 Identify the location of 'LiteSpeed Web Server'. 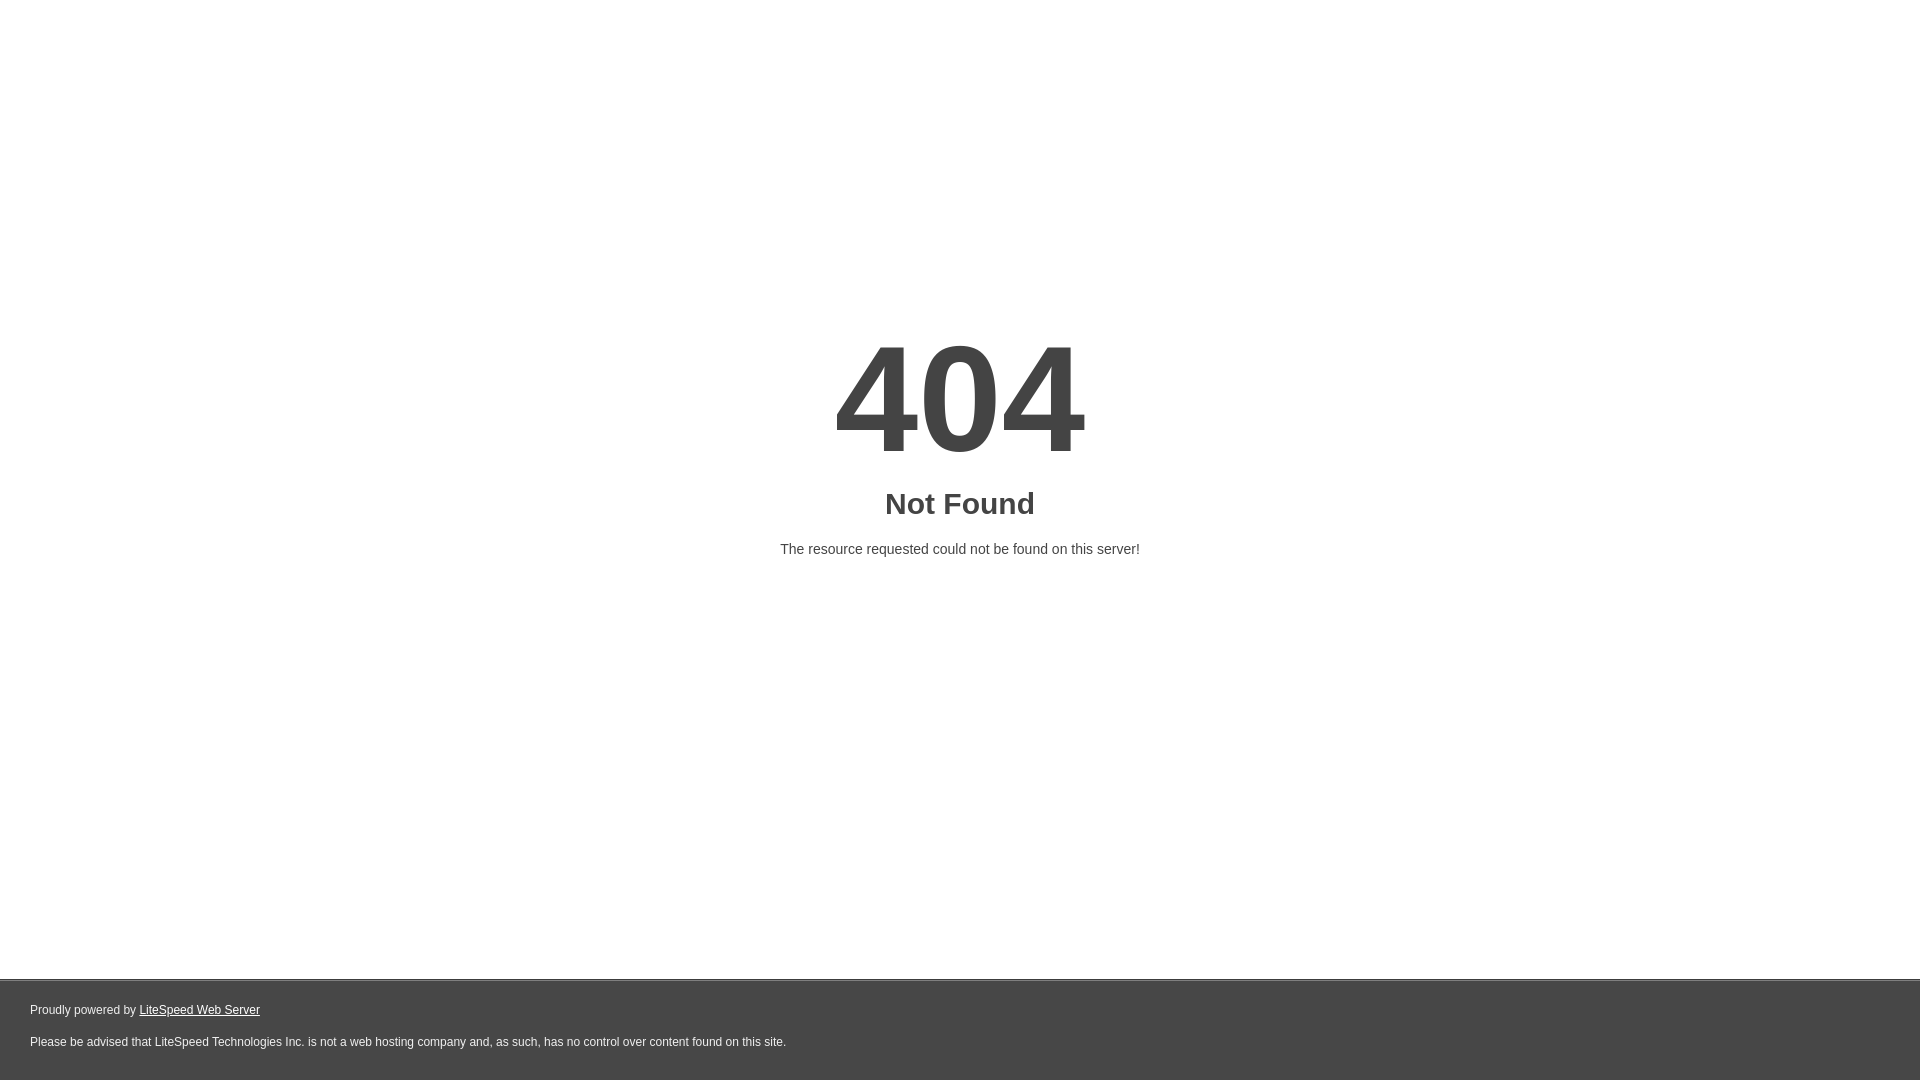
(199, 1010).